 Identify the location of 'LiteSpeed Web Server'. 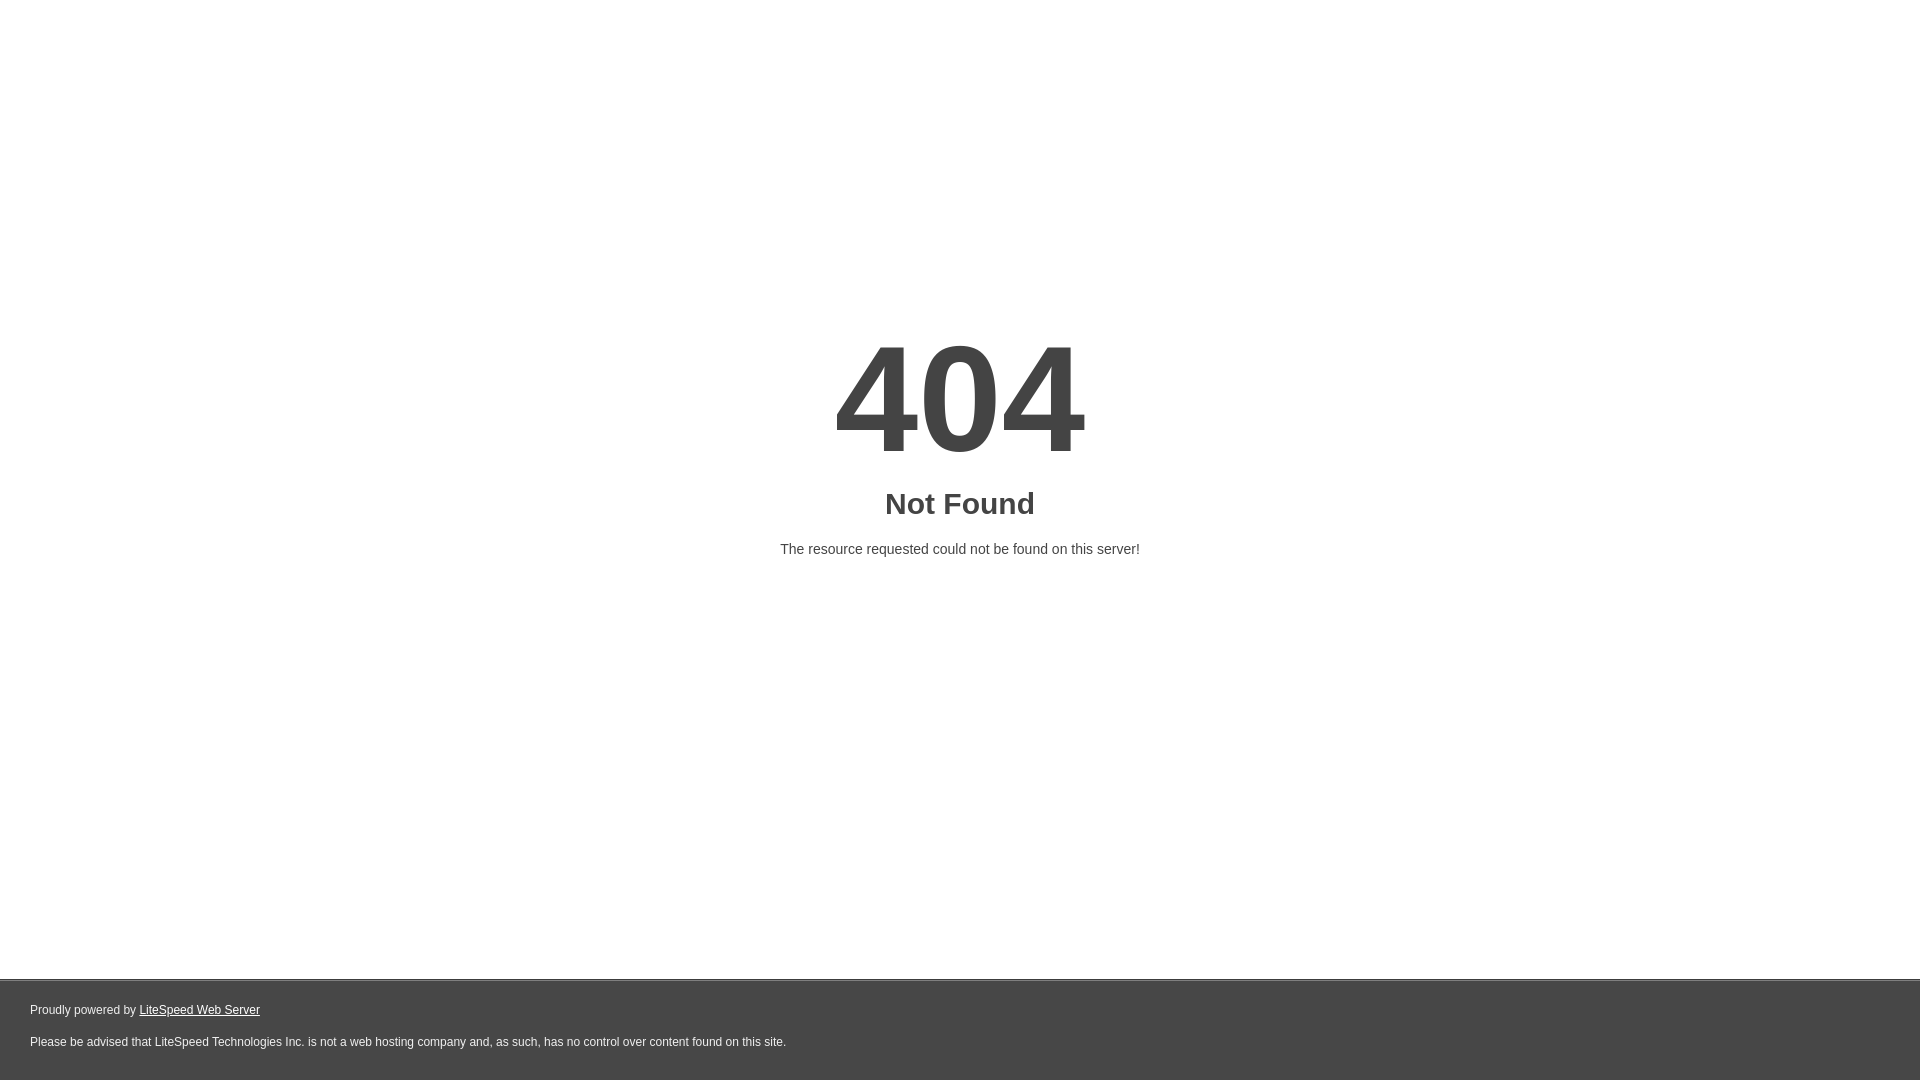
(199, 1010).